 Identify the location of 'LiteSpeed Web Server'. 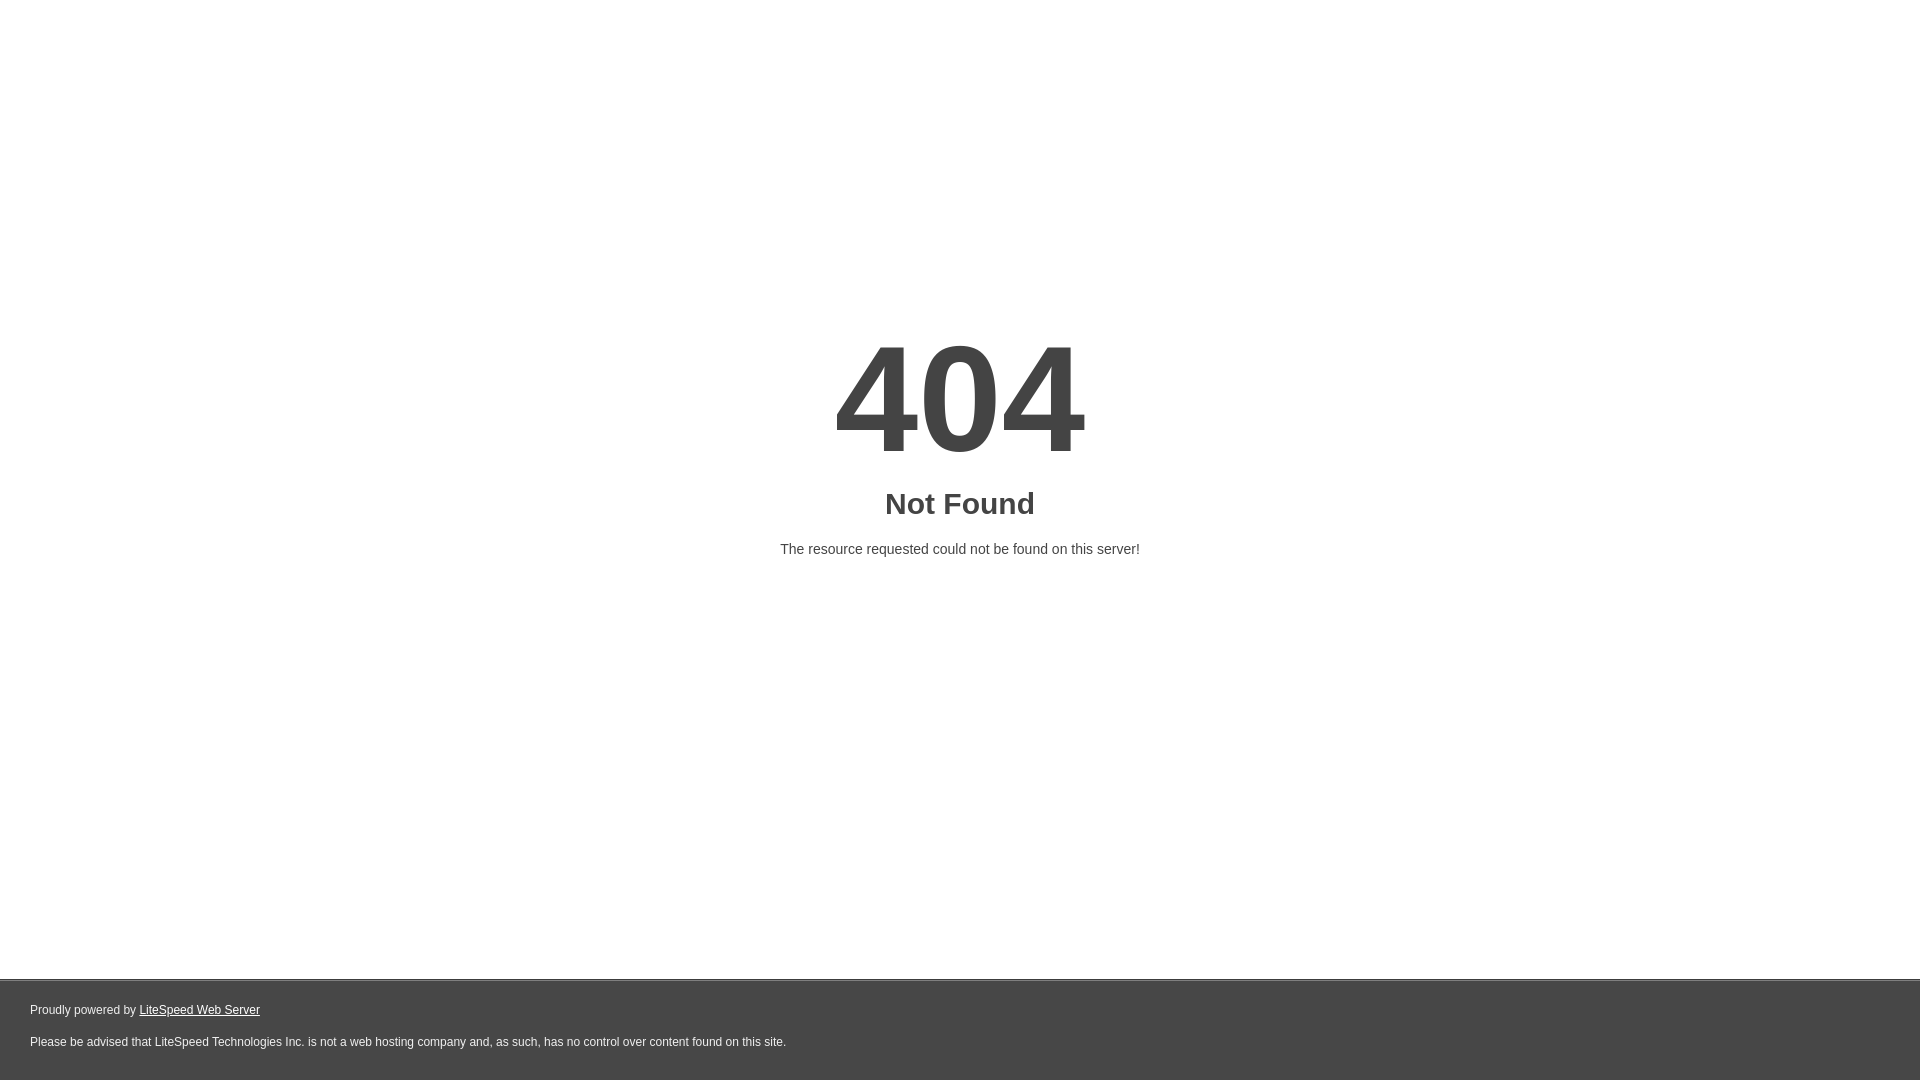
(199, 1010).